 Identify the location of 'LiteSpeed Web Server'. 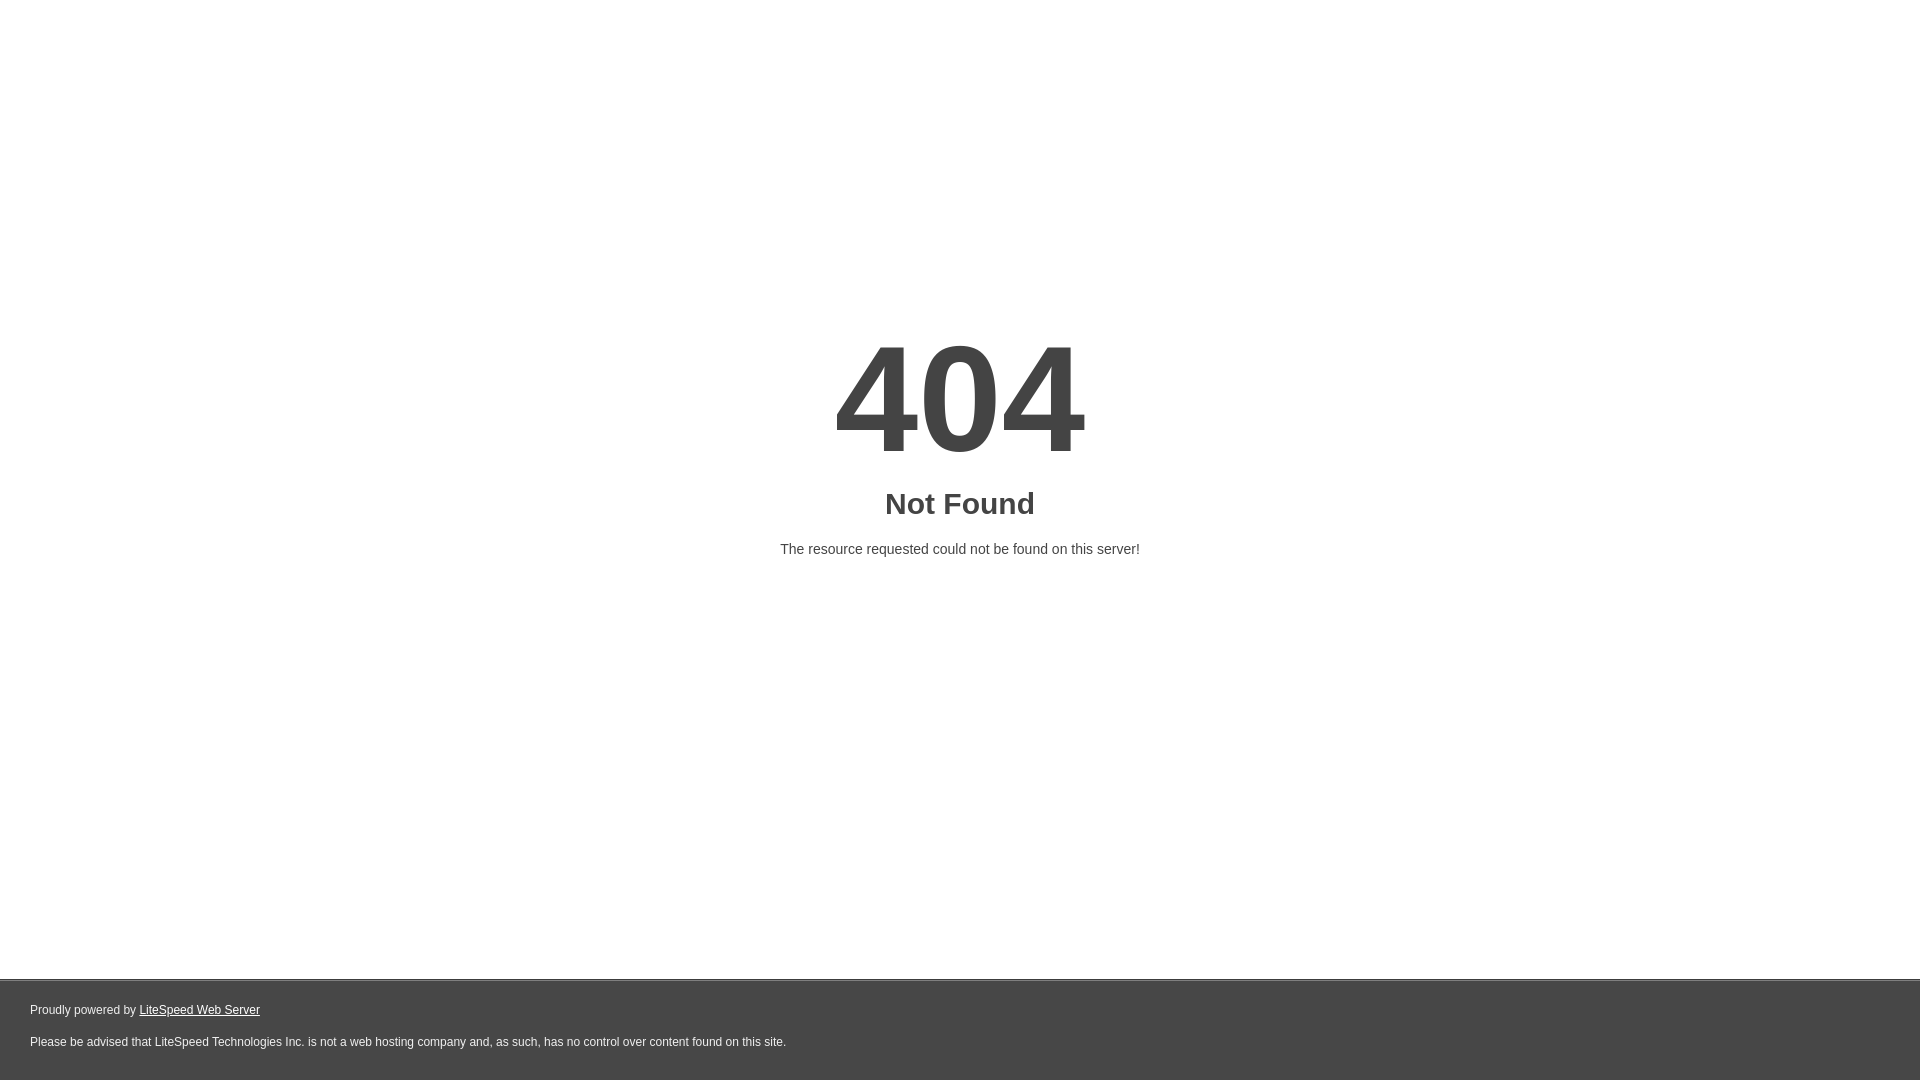
(199, 1010).